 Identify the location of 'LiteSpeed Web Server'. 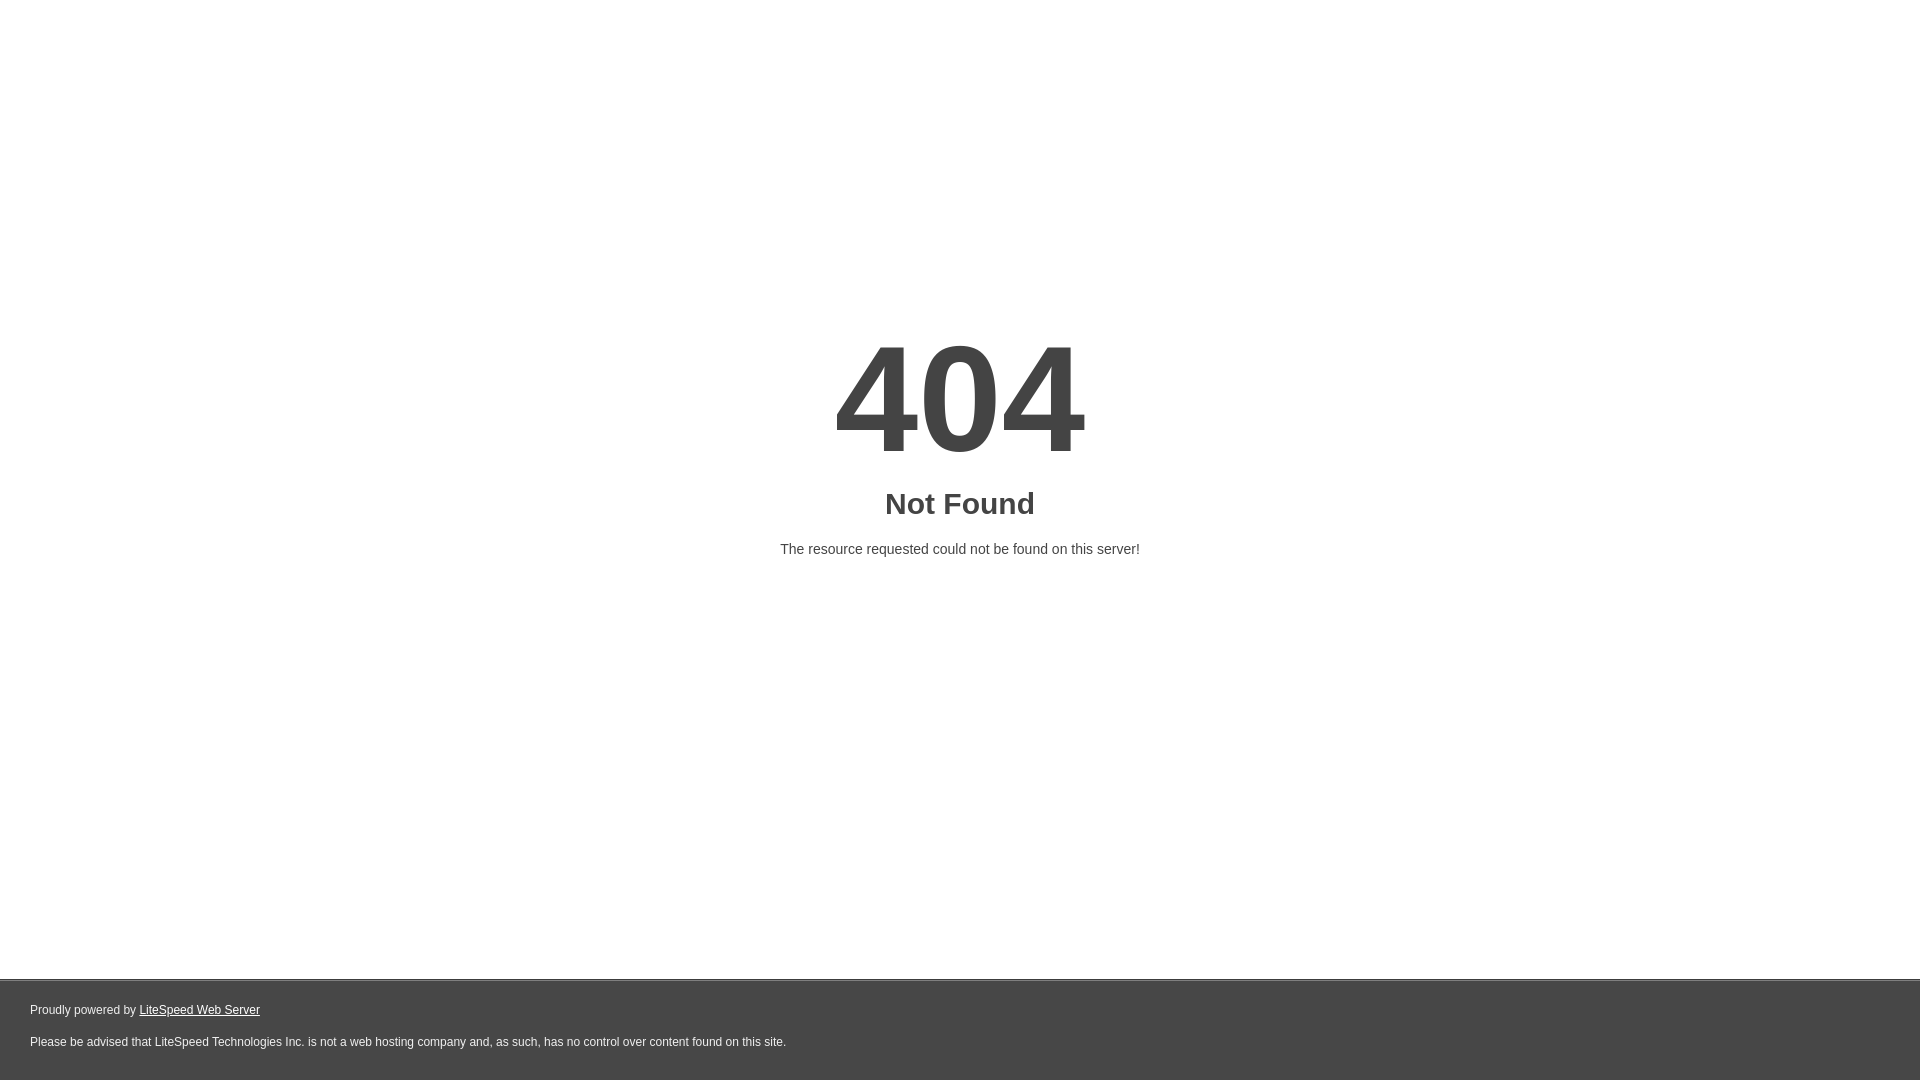
(199, 1010).